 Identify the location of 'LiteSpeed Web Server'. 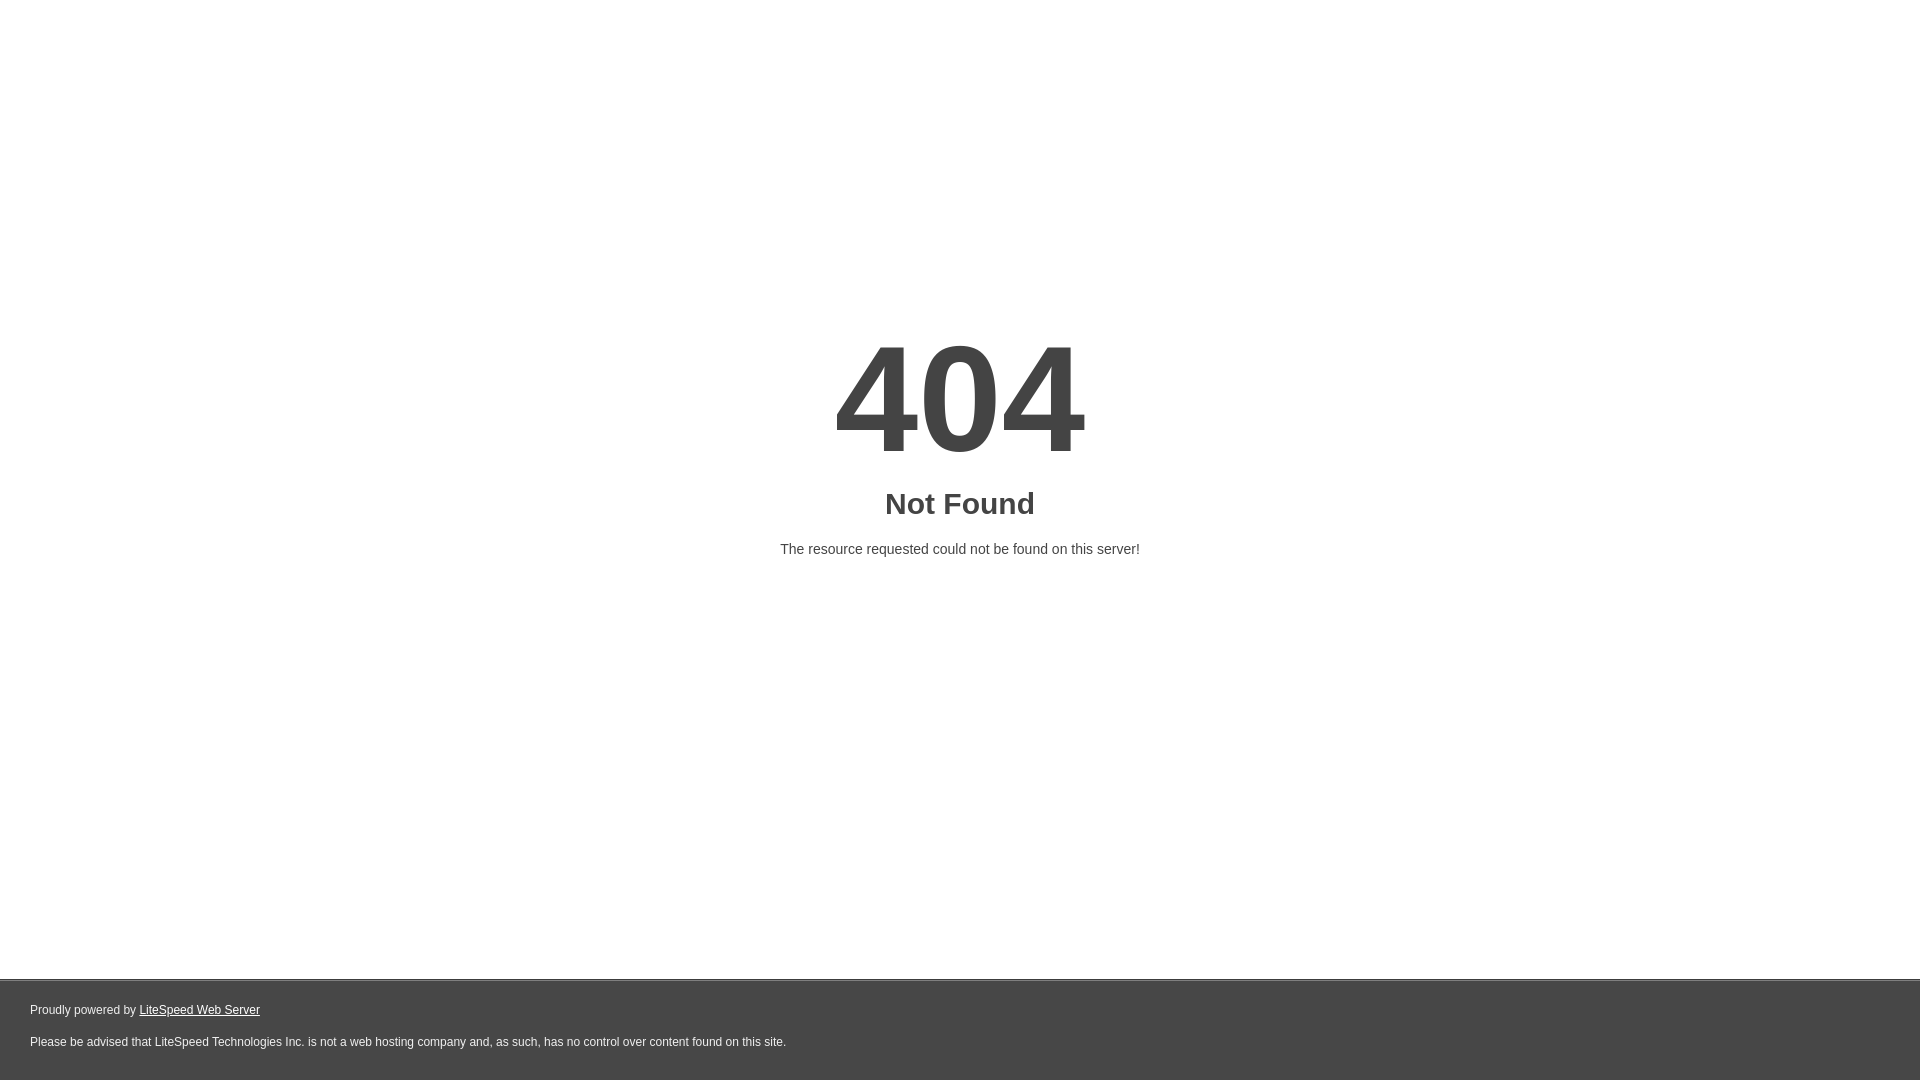
(199, 1010).